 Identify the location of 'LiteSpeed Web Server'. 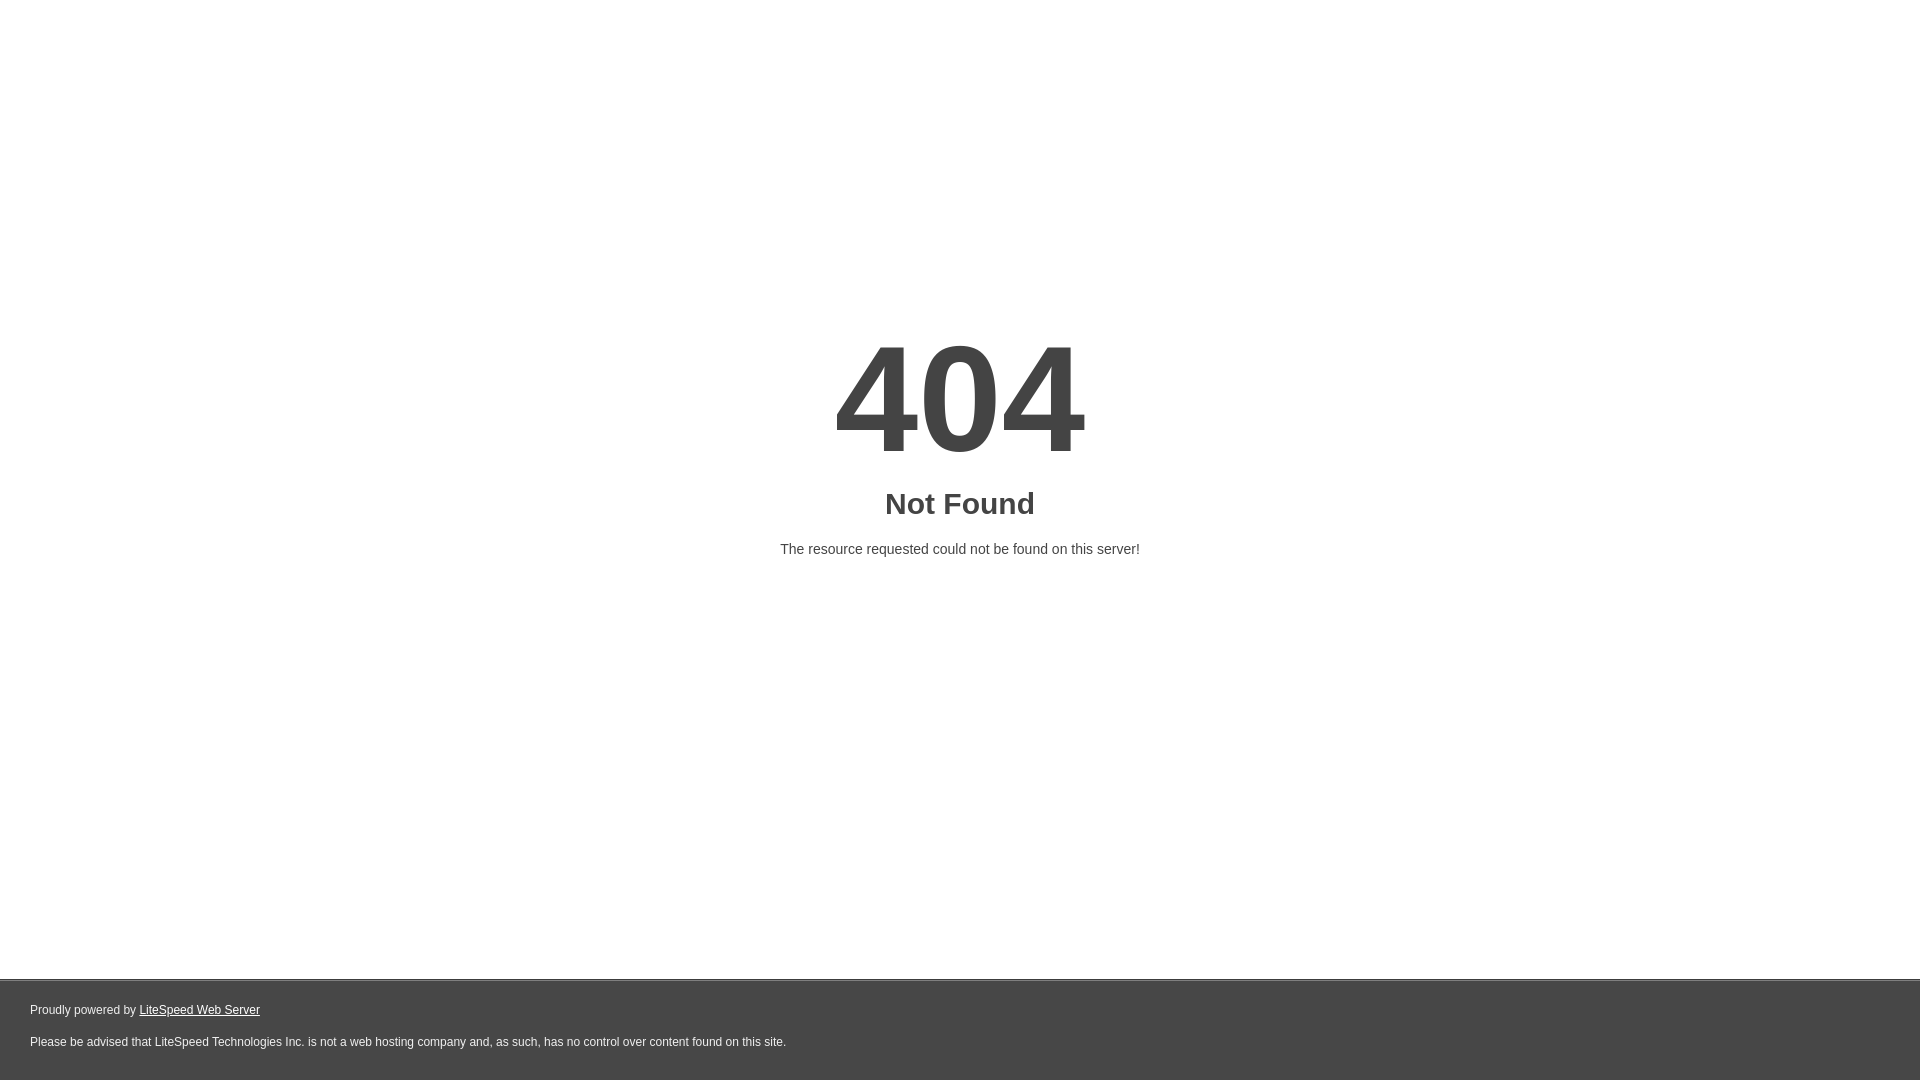
(199, 1010).